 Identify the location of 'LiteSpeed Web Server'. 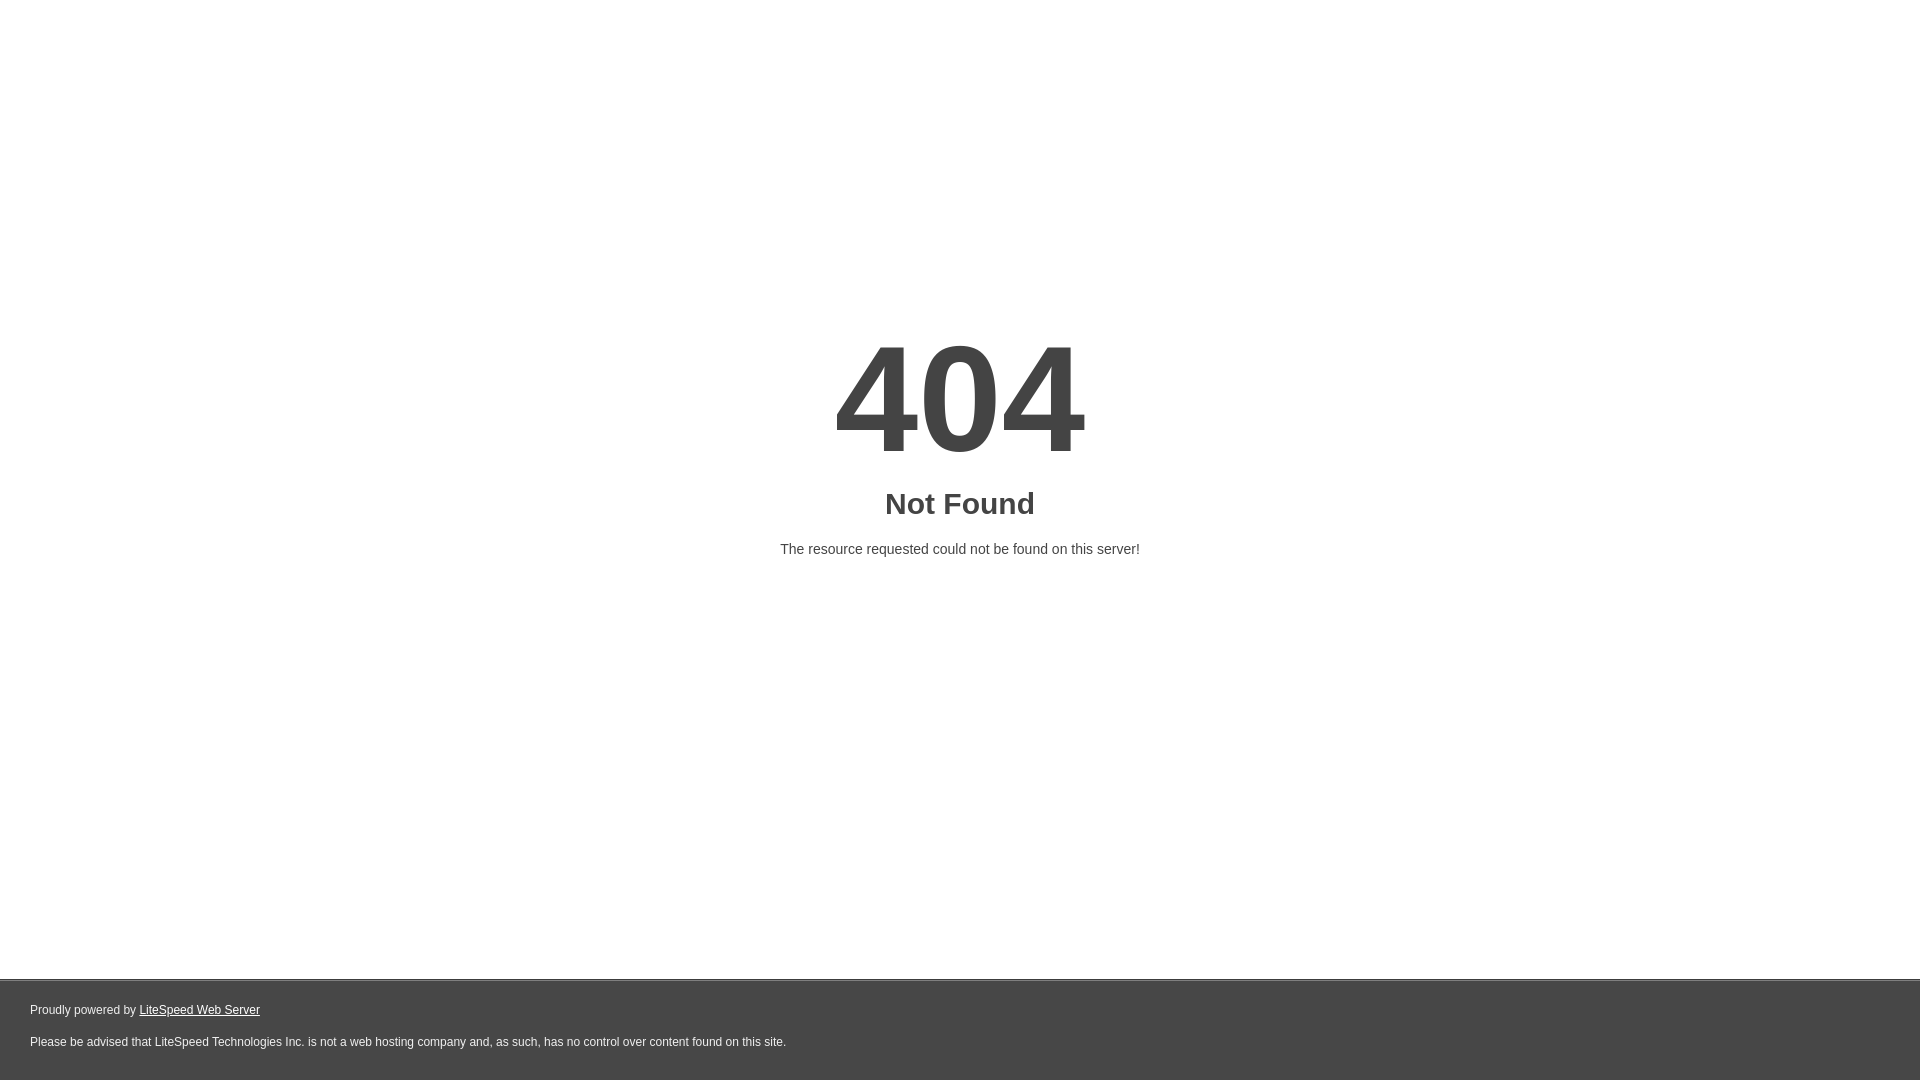
(199, 1010).